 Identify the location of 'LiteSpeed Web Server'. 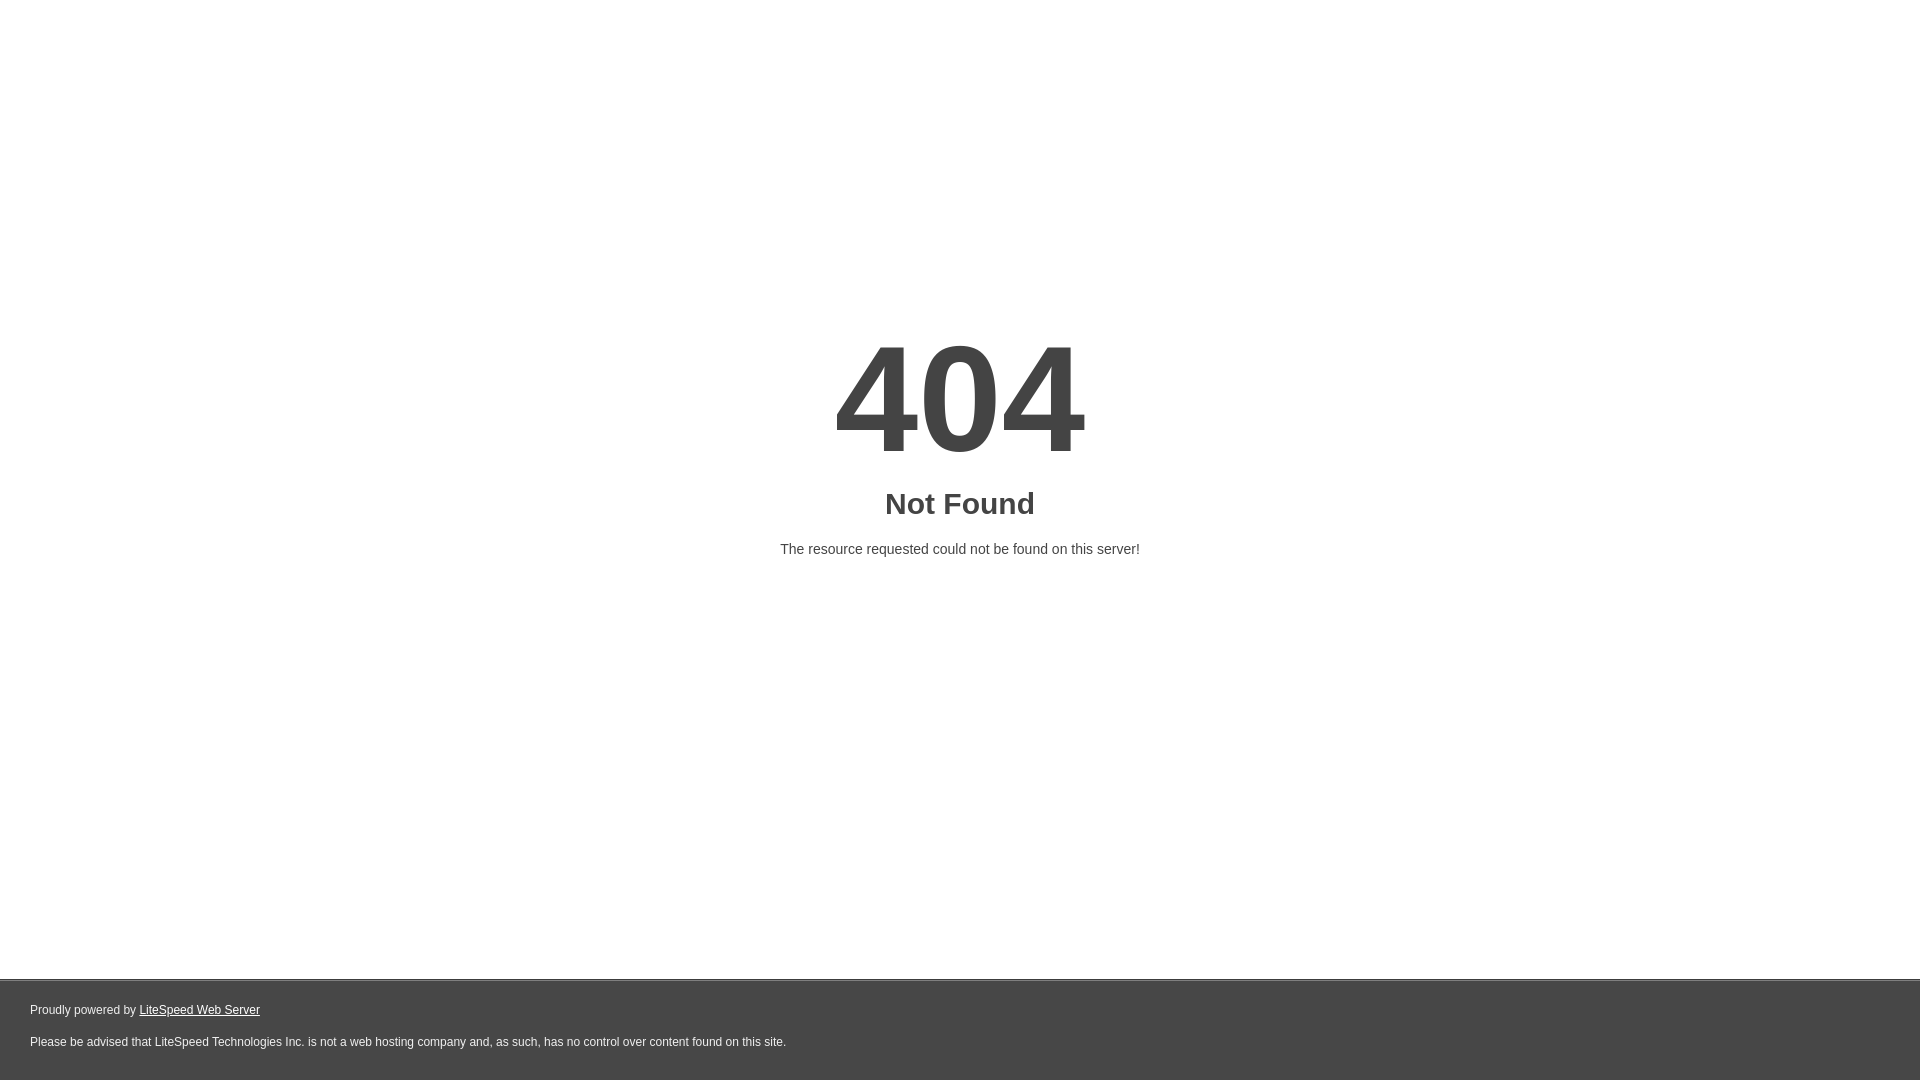
(199, 1010).